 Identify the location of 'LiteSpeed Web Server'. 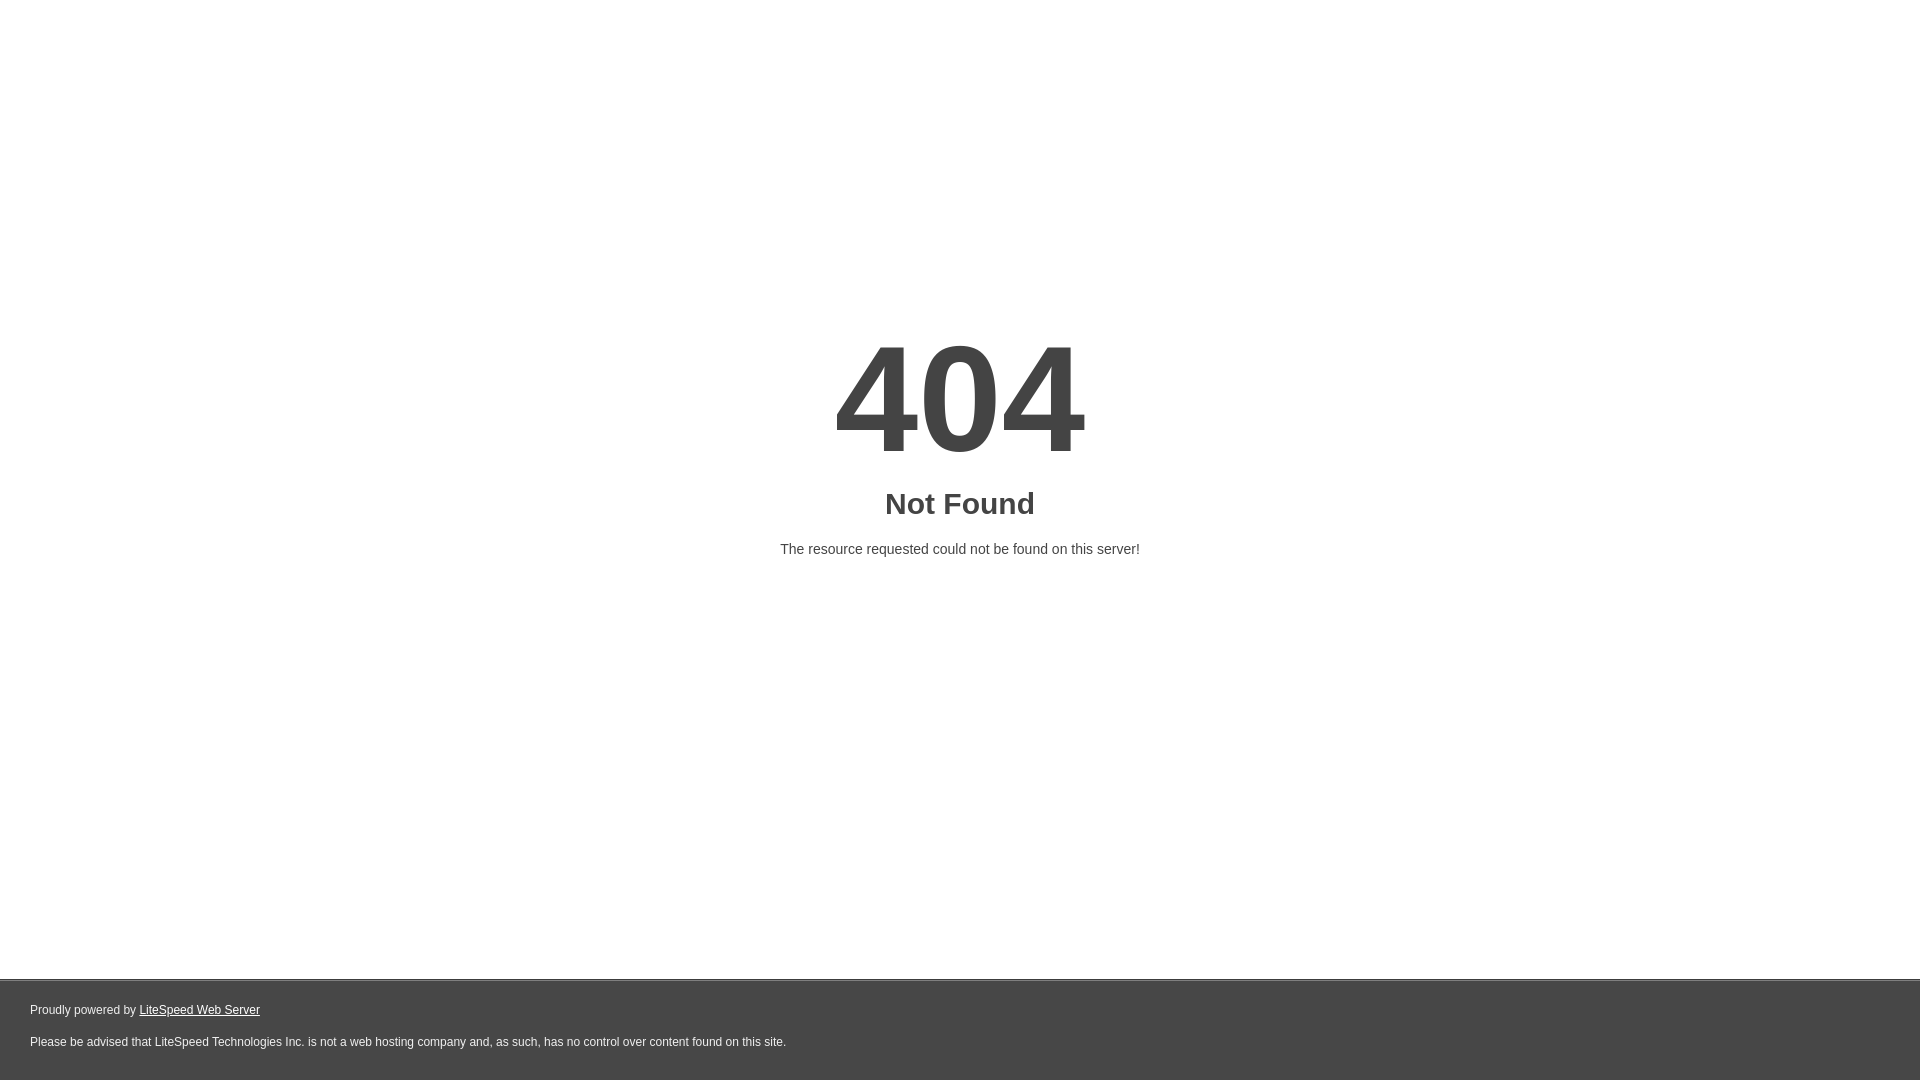
(199, 1010).